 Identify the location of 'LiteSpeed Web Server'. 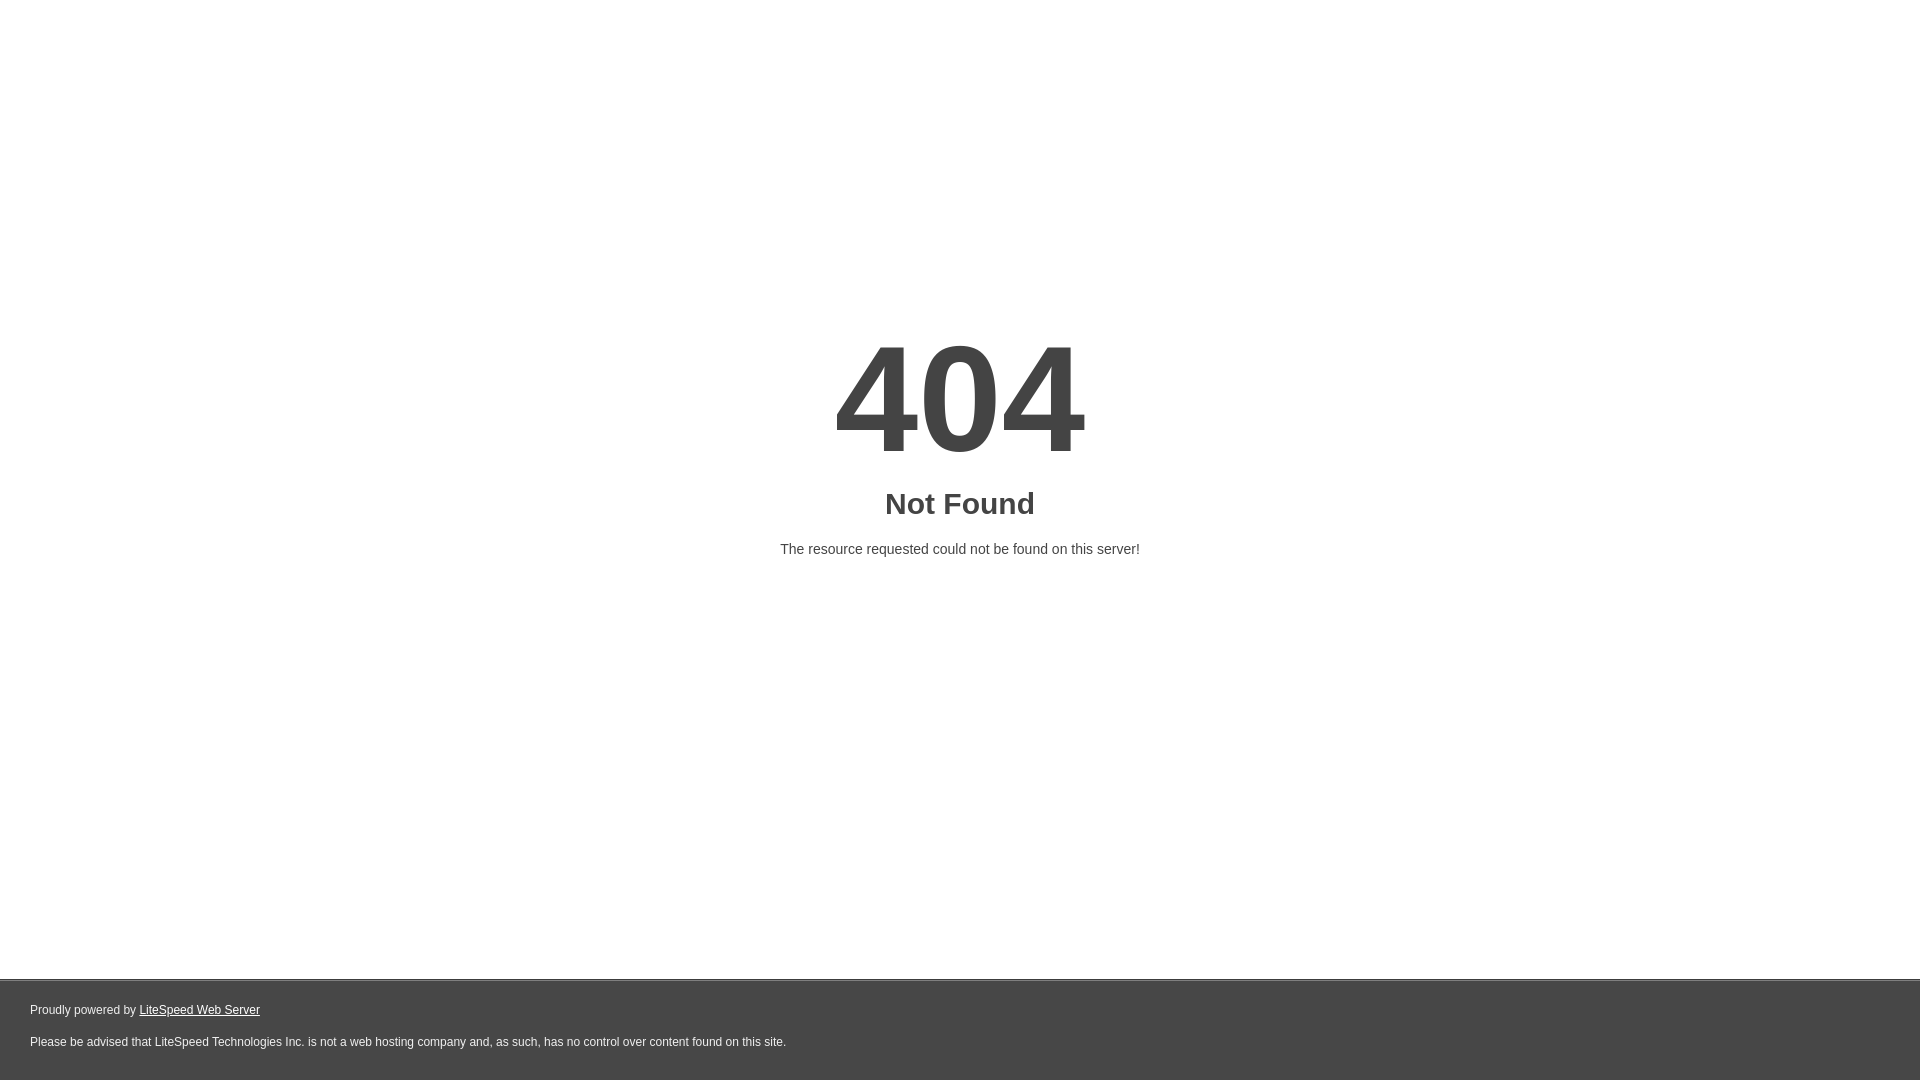
(199, 1010).